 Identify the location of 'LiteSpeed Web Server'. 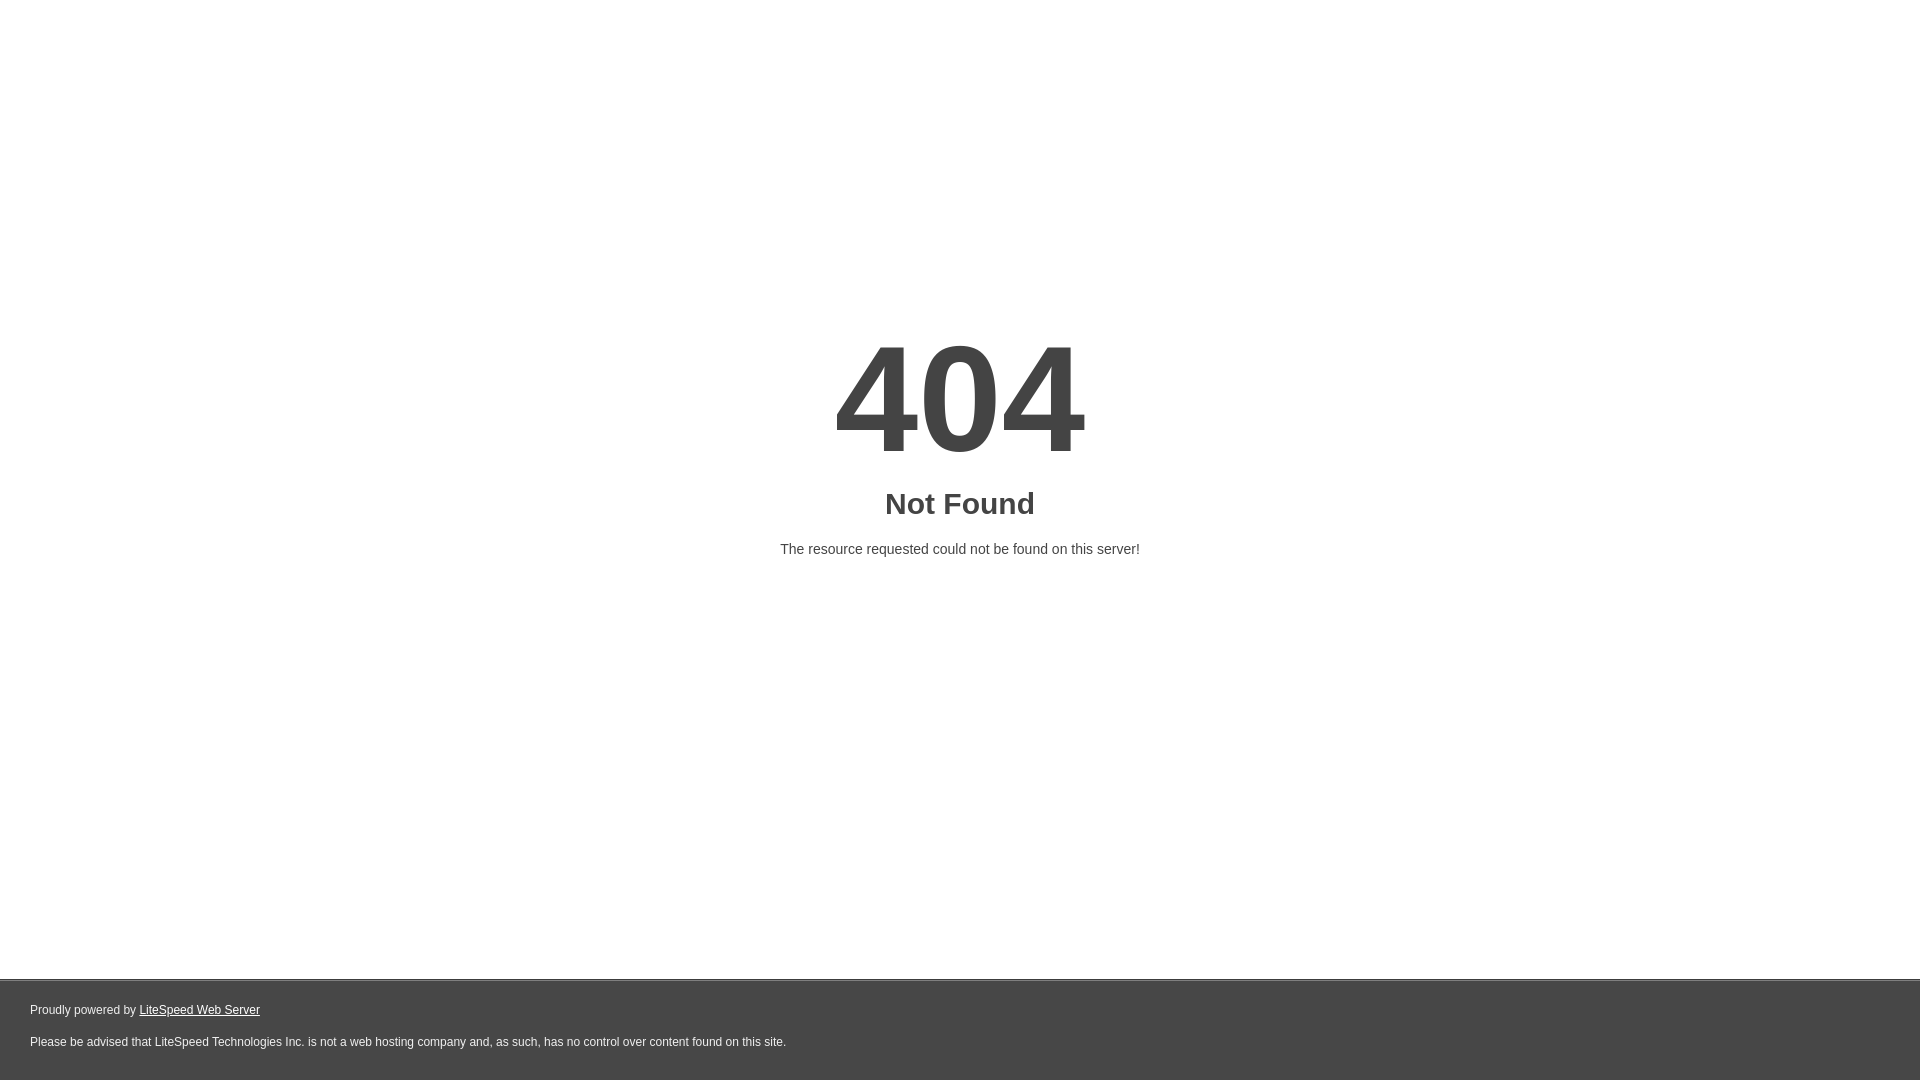
(199, 1010).